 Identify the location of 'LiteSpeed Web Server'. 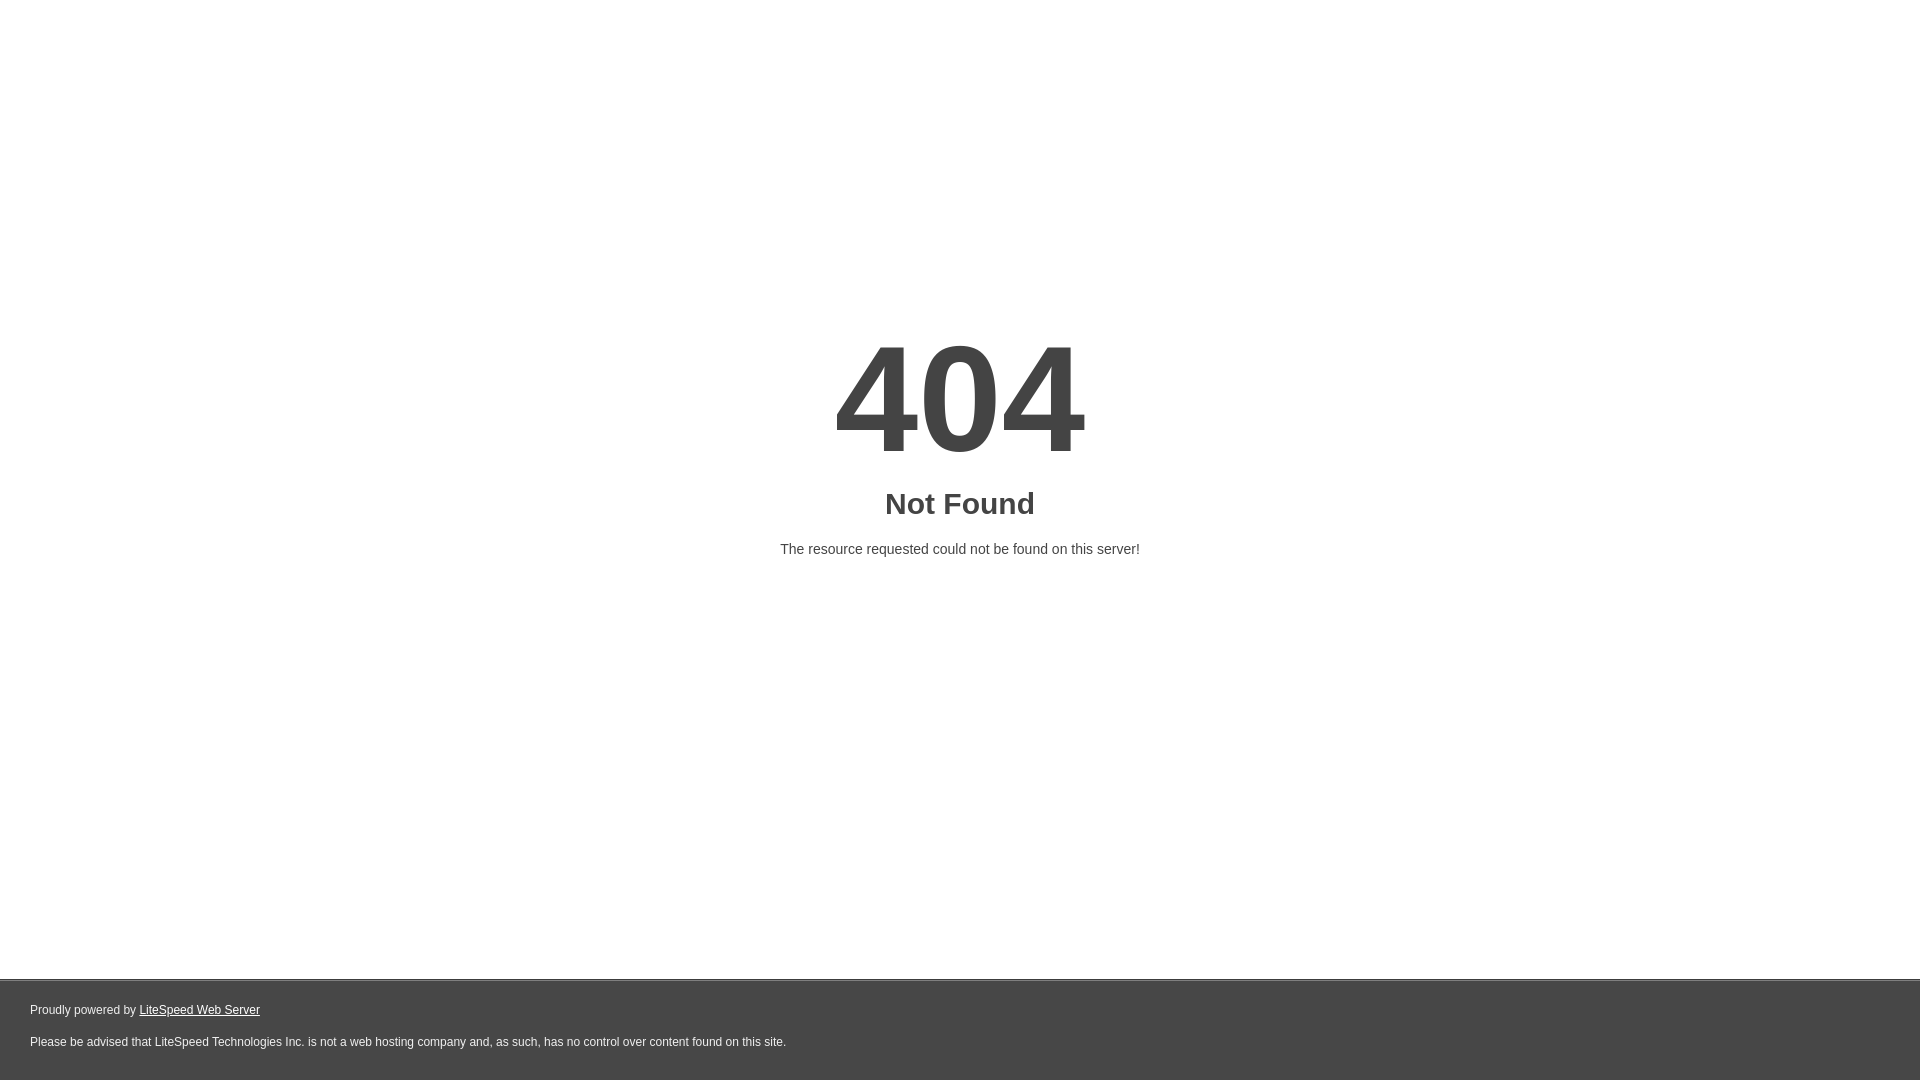
(199, 1010).